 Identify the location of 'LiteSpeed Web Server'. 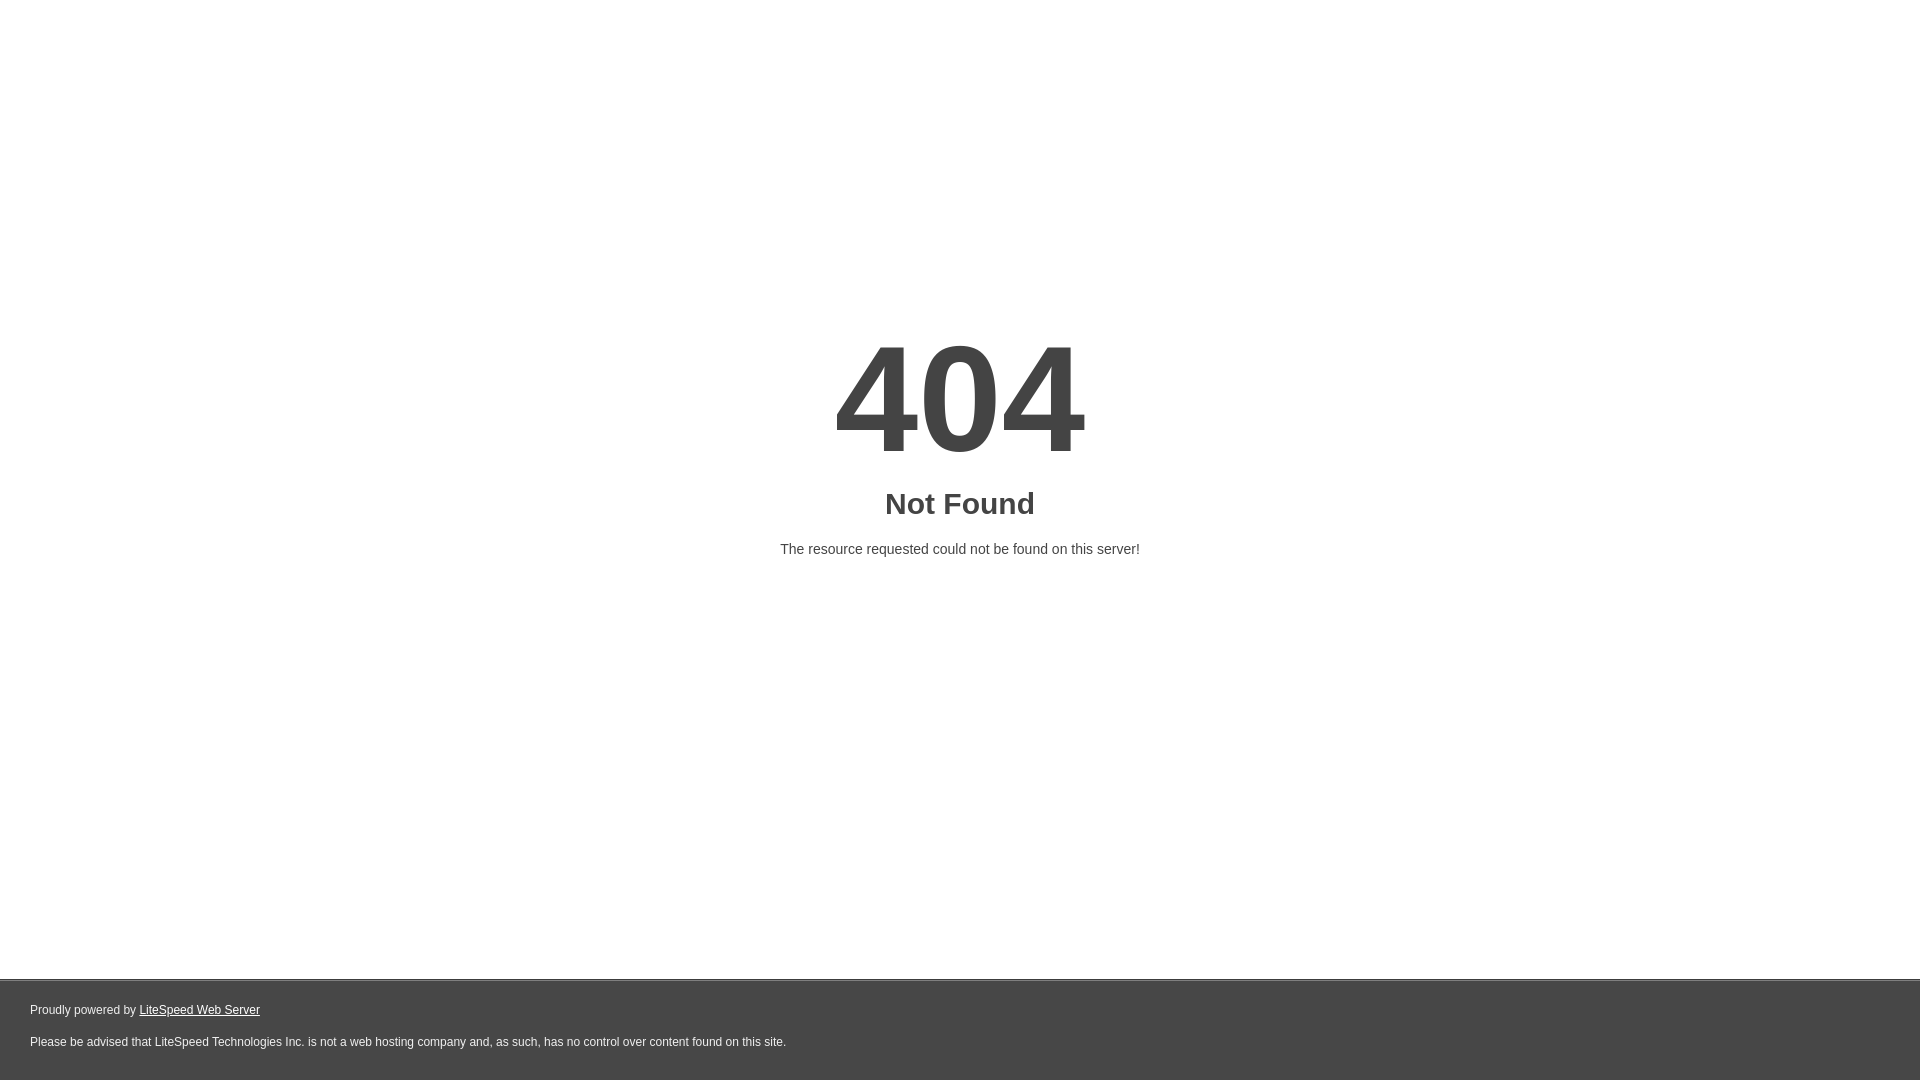
(199, 1010).